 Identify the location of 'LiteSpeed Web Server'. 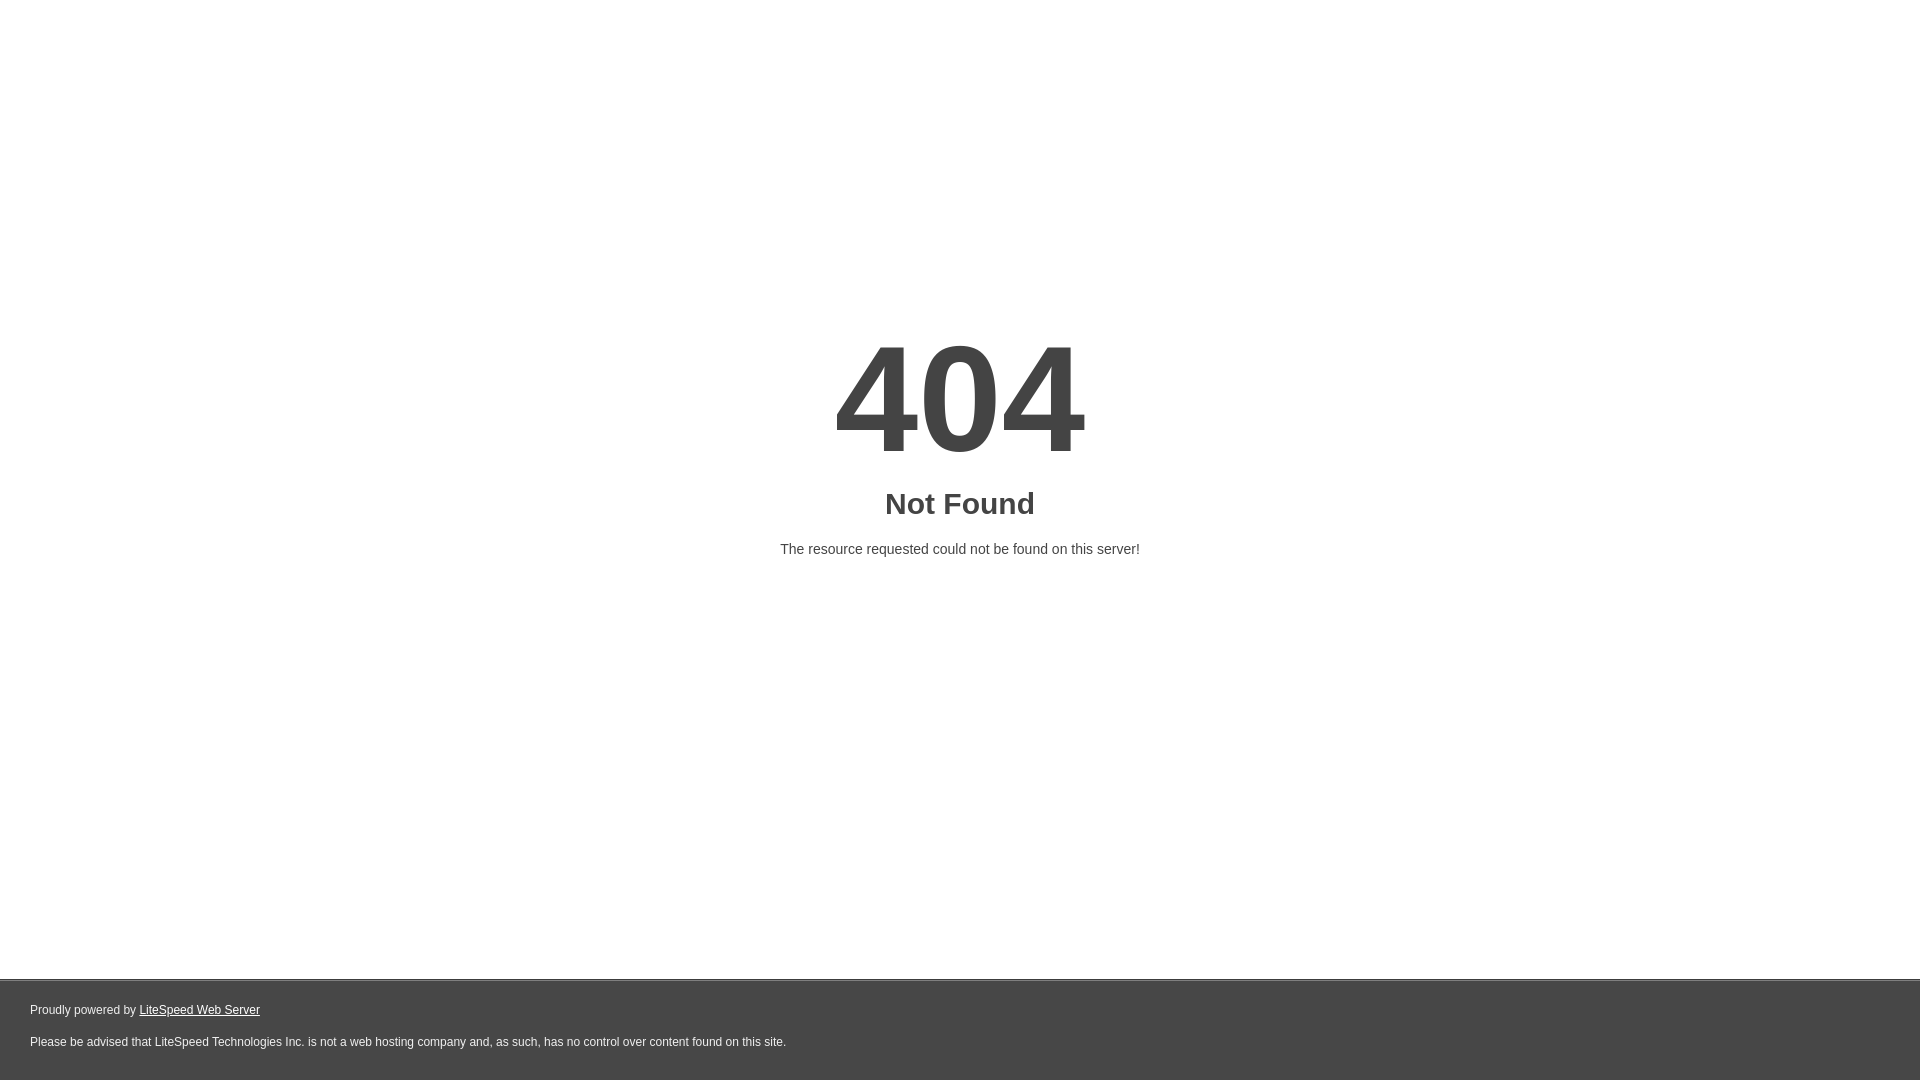
(199, 1010).